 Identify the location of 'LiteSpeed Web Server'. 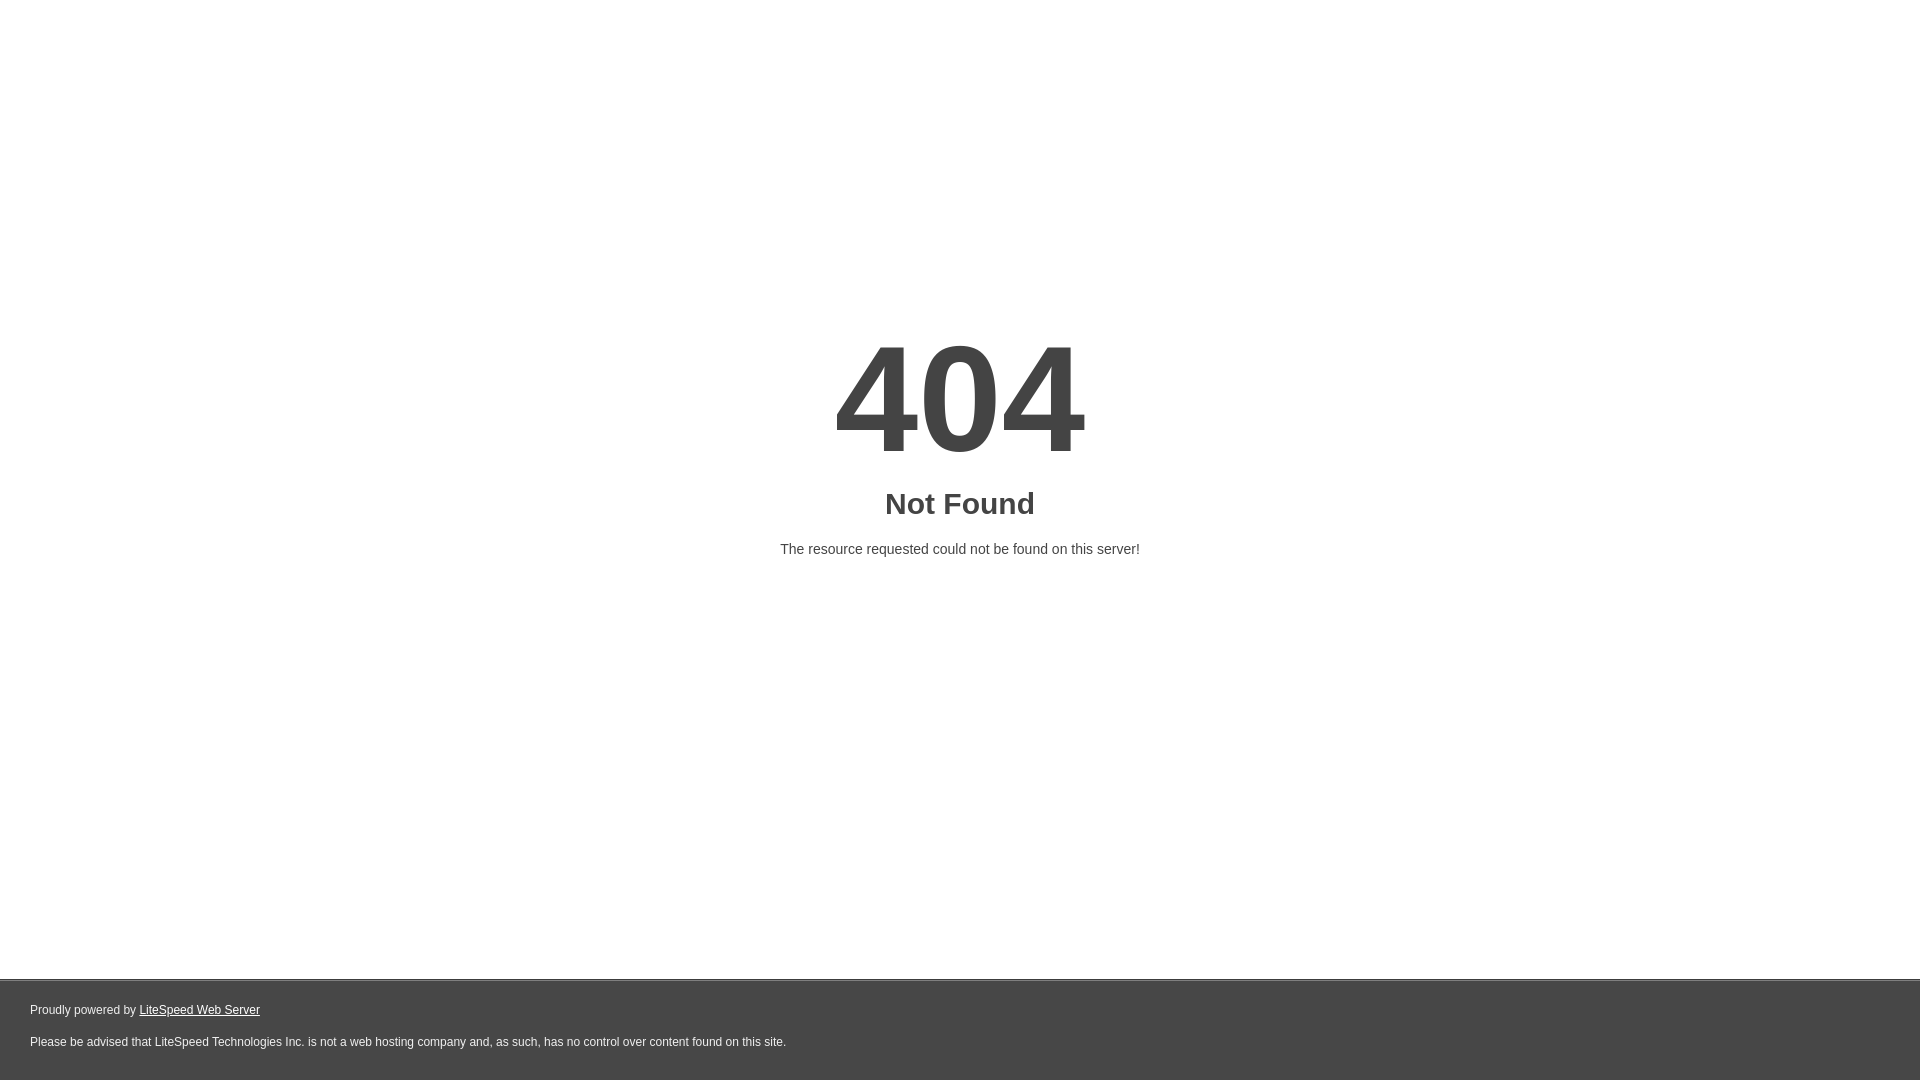
(199, 1010).